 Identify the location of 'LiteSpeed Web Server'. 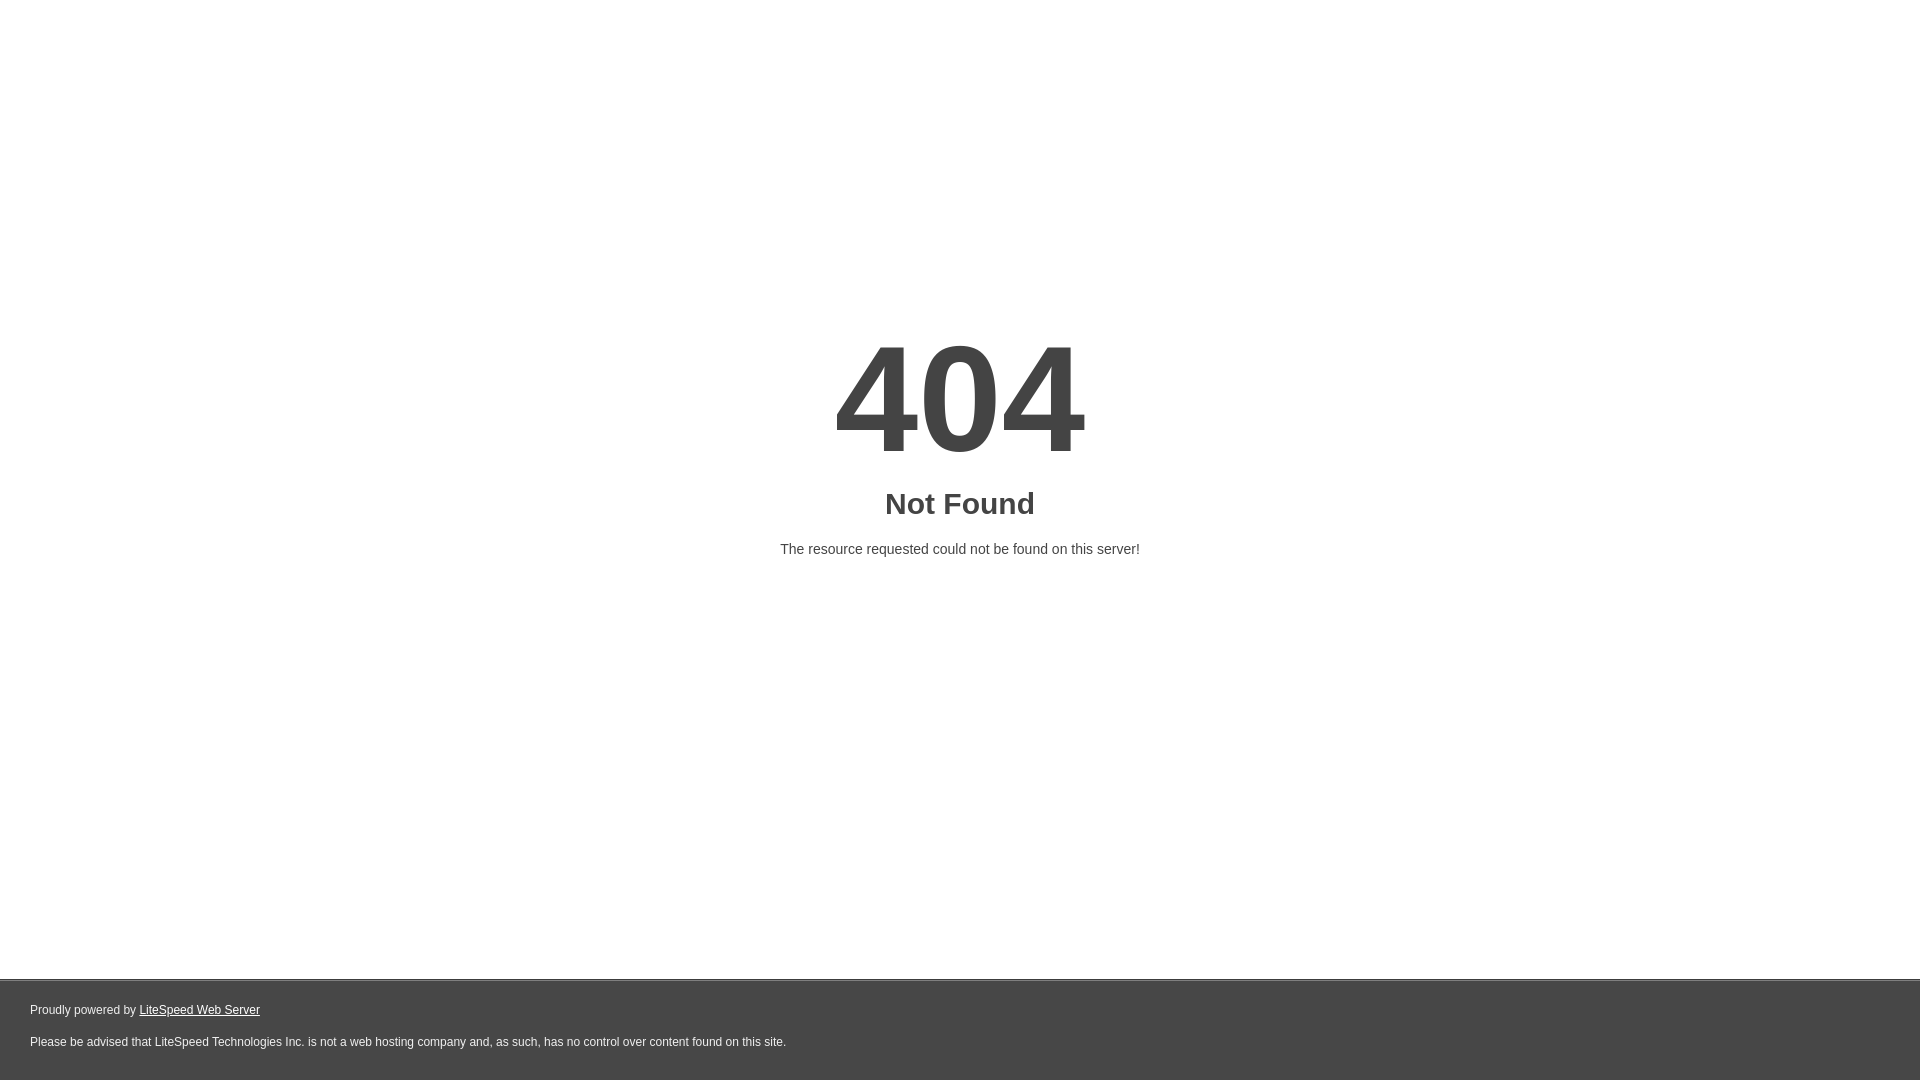
(199, 1010).